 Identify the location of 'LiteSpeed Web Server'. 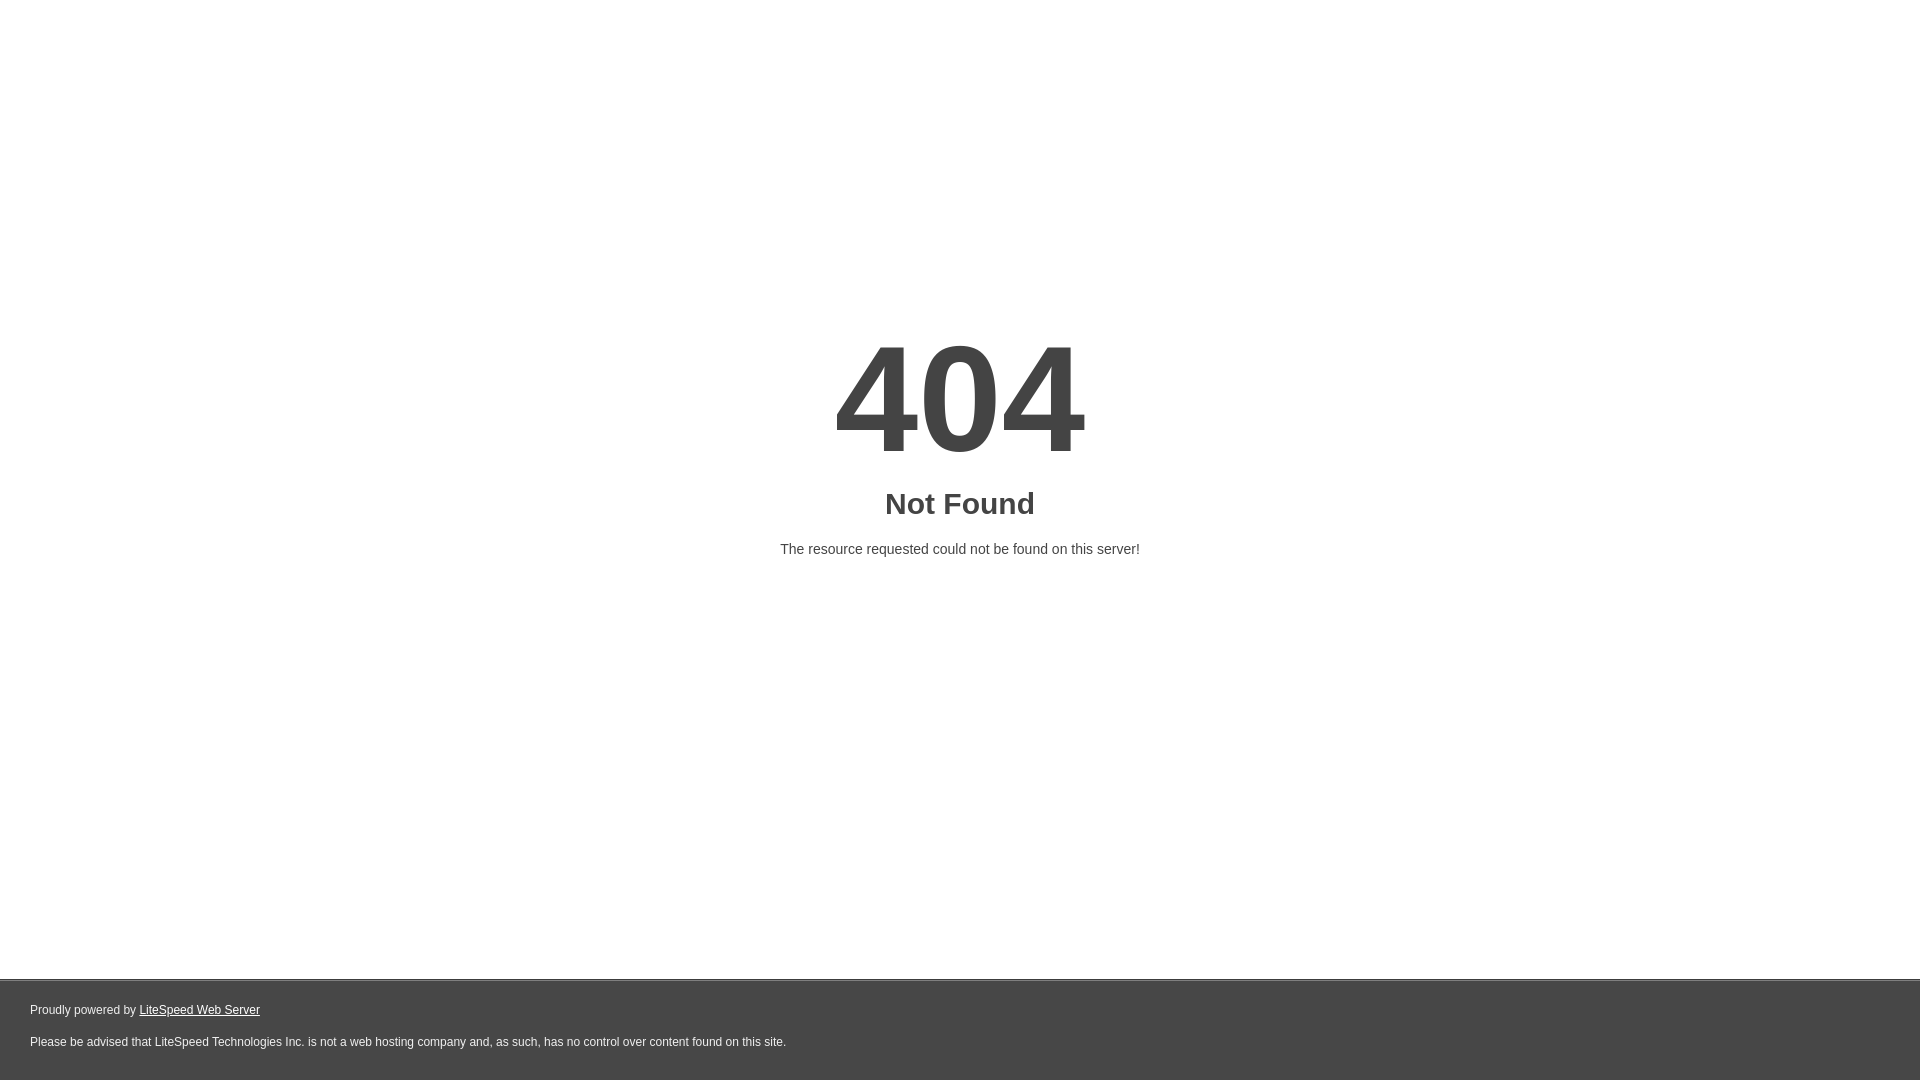
(199, 1010).